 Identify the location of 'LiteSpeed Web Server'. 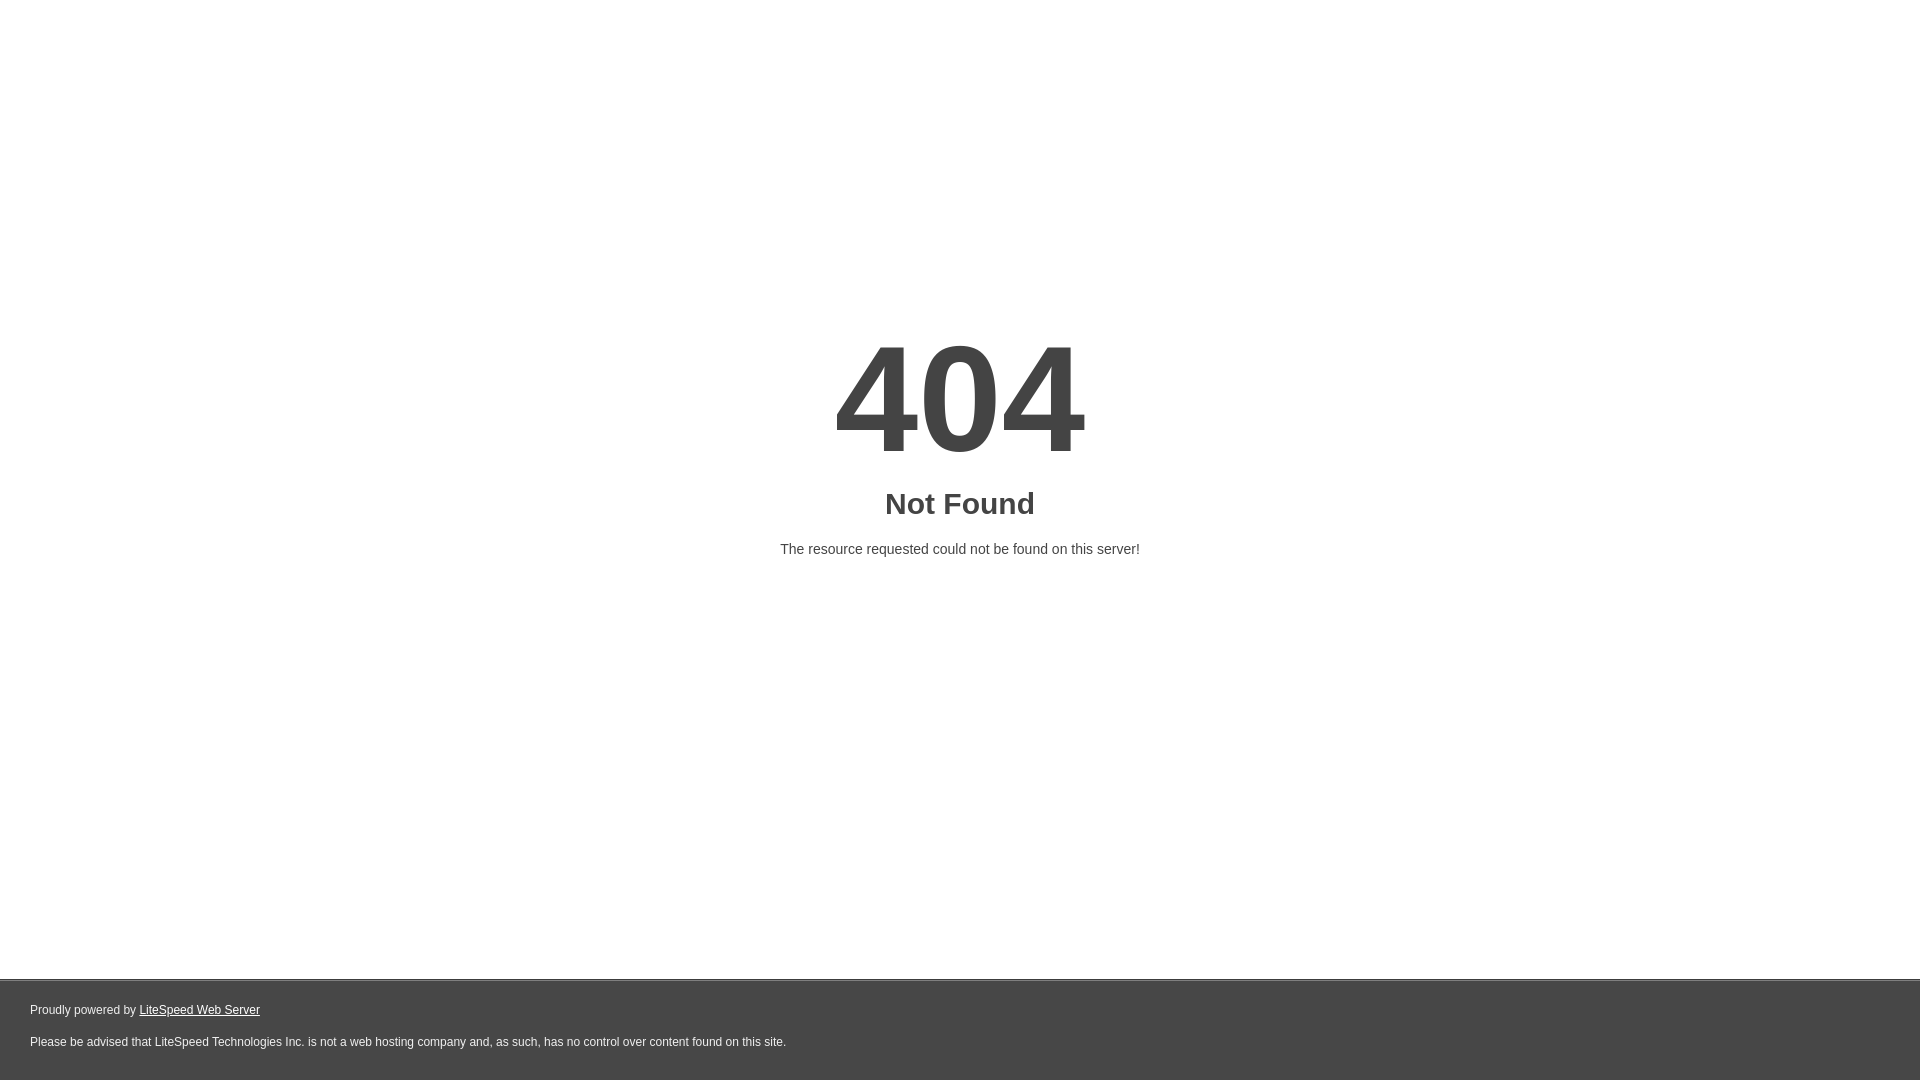
(199, 1010).